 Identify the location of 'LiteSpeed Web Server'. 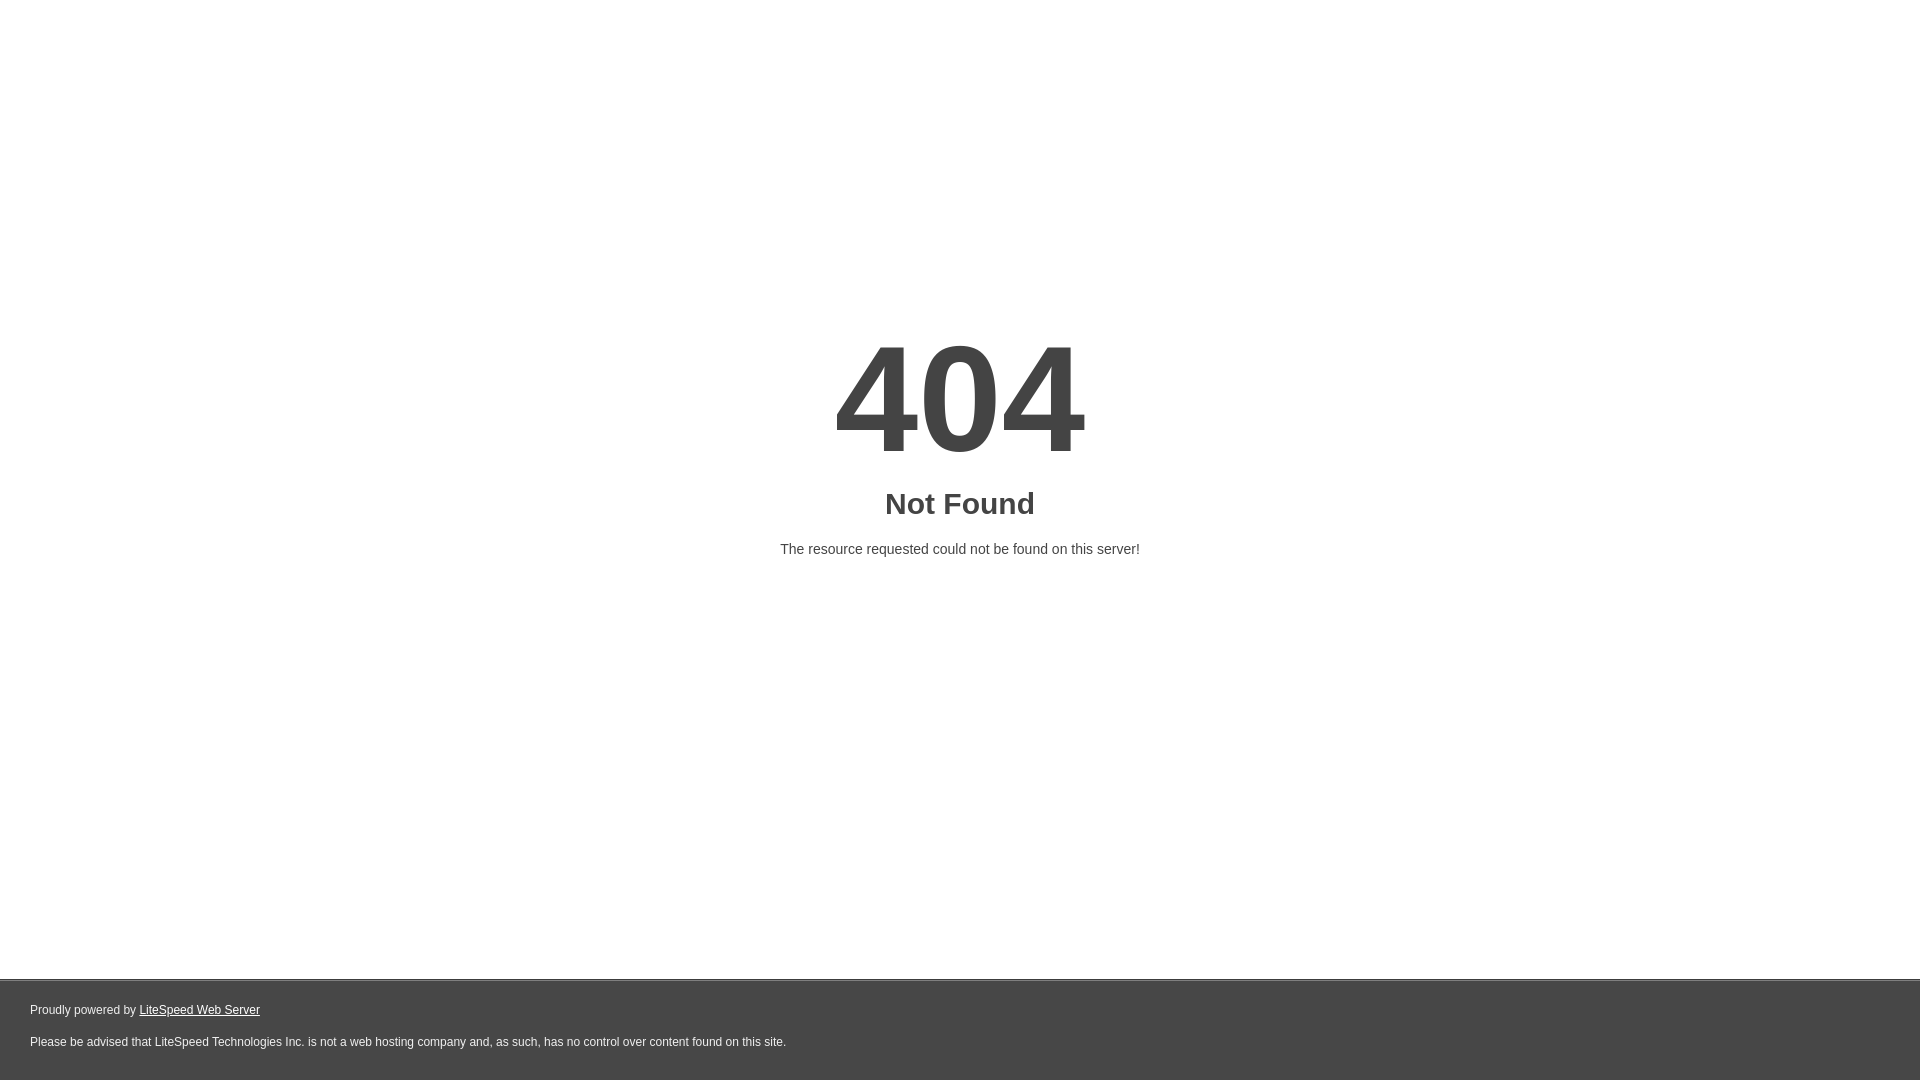
(199, 1010).